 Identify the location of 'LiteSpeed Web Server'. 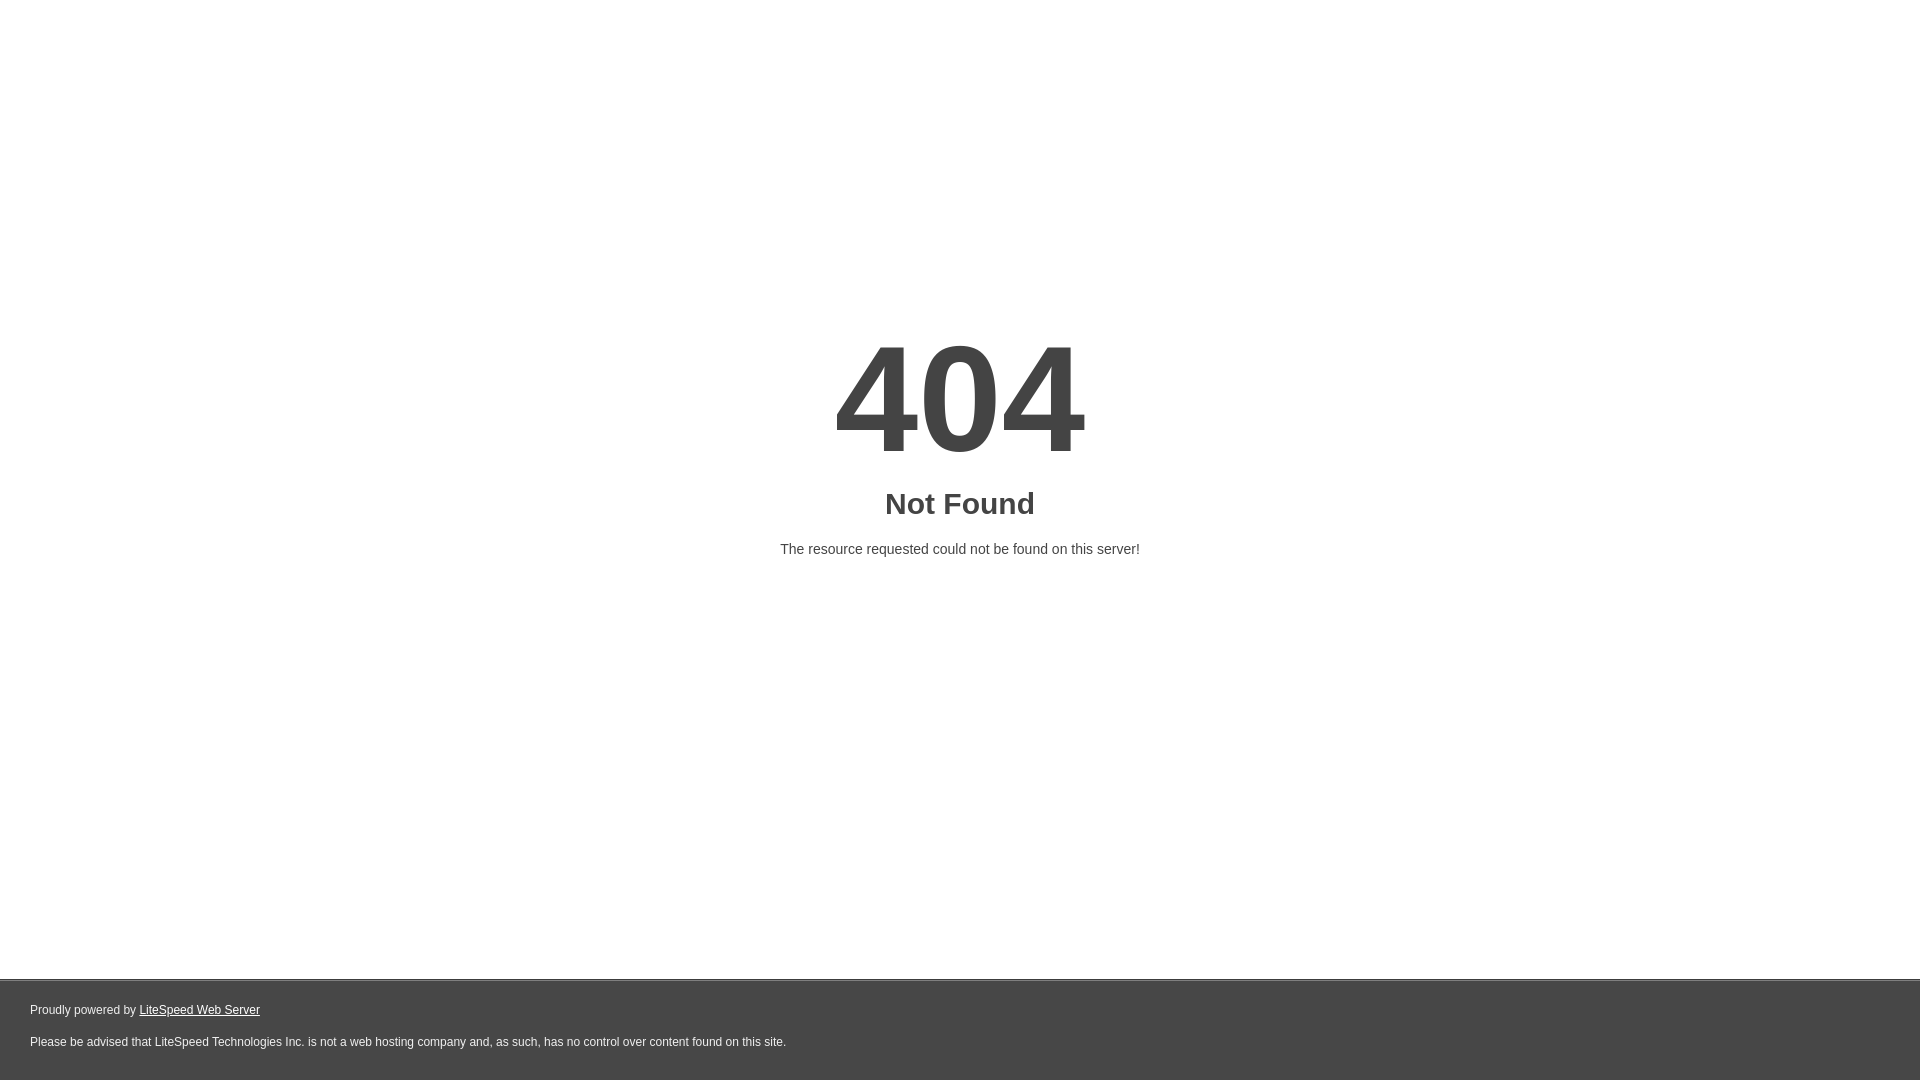
(199, 1010).